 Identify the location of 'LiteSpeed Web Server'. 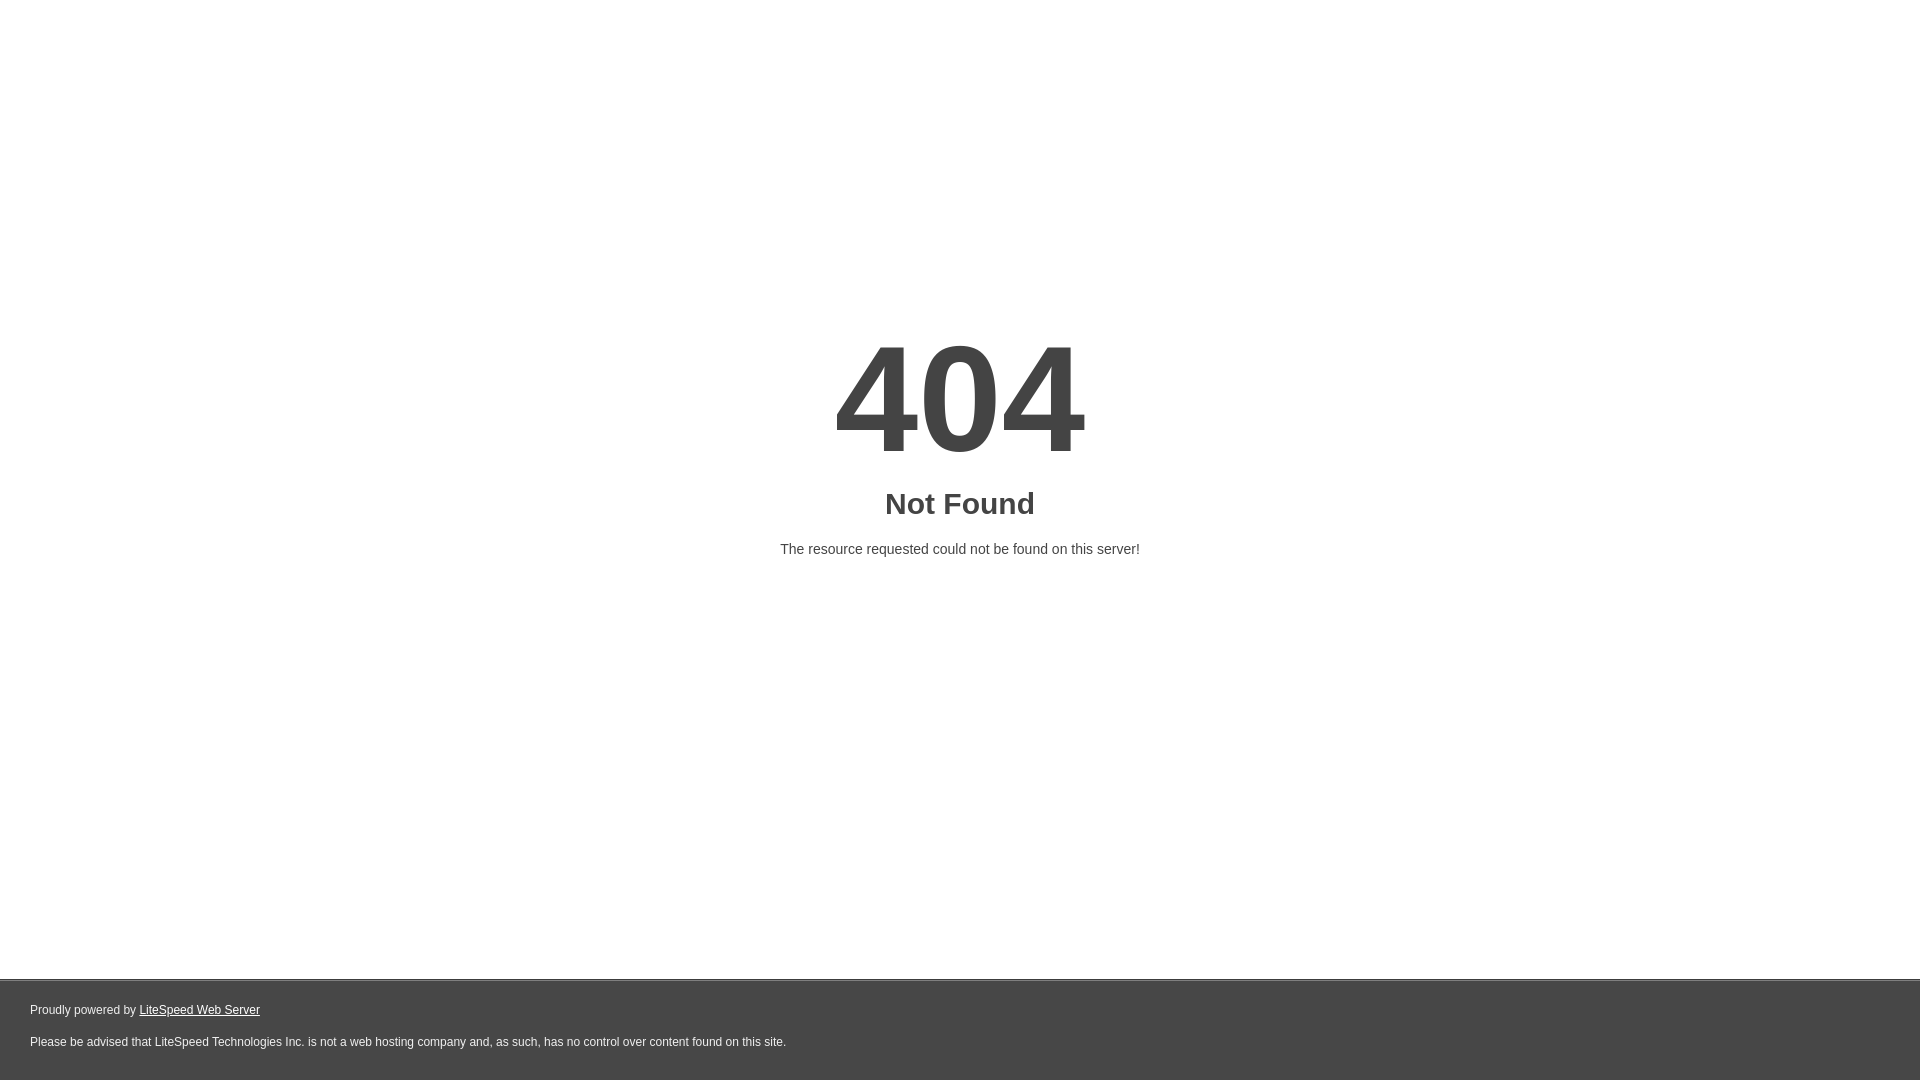
(199, 1010).